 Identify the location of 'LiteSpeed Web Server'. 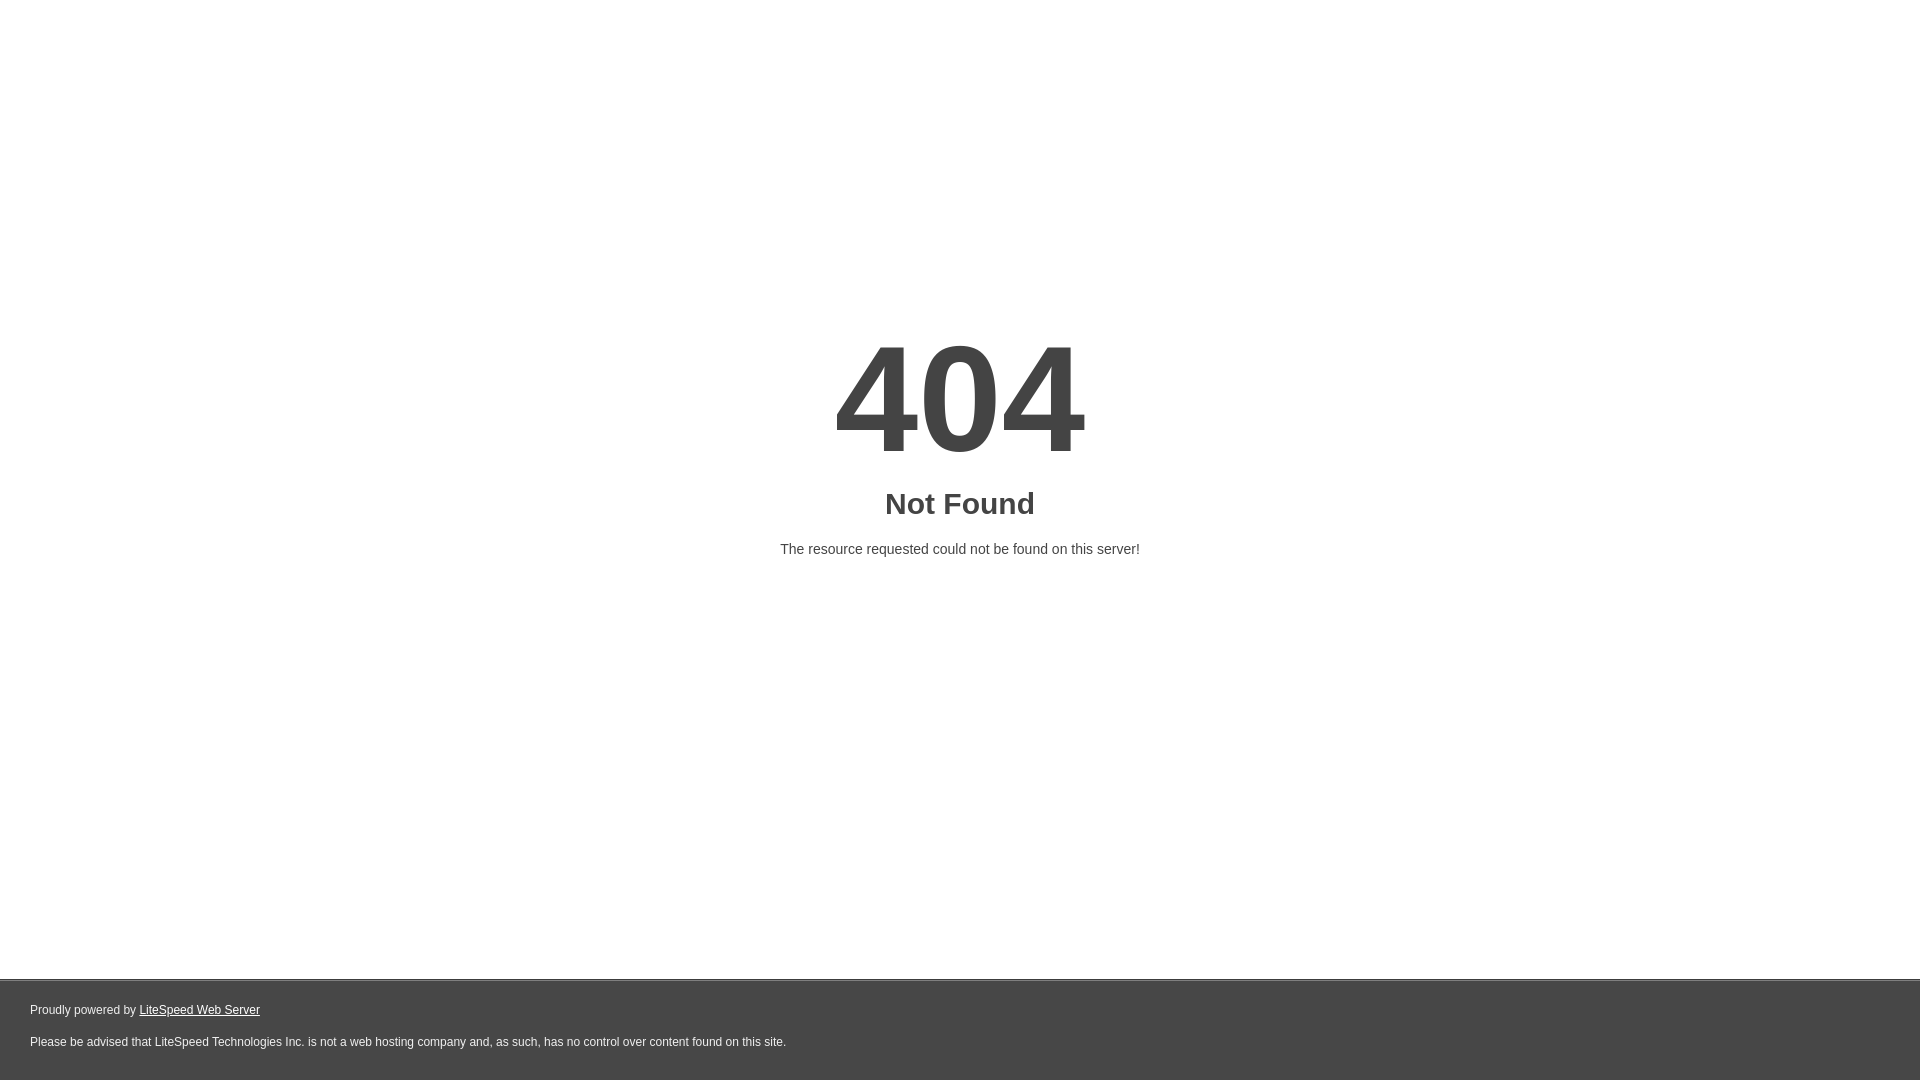
(199, 1010).